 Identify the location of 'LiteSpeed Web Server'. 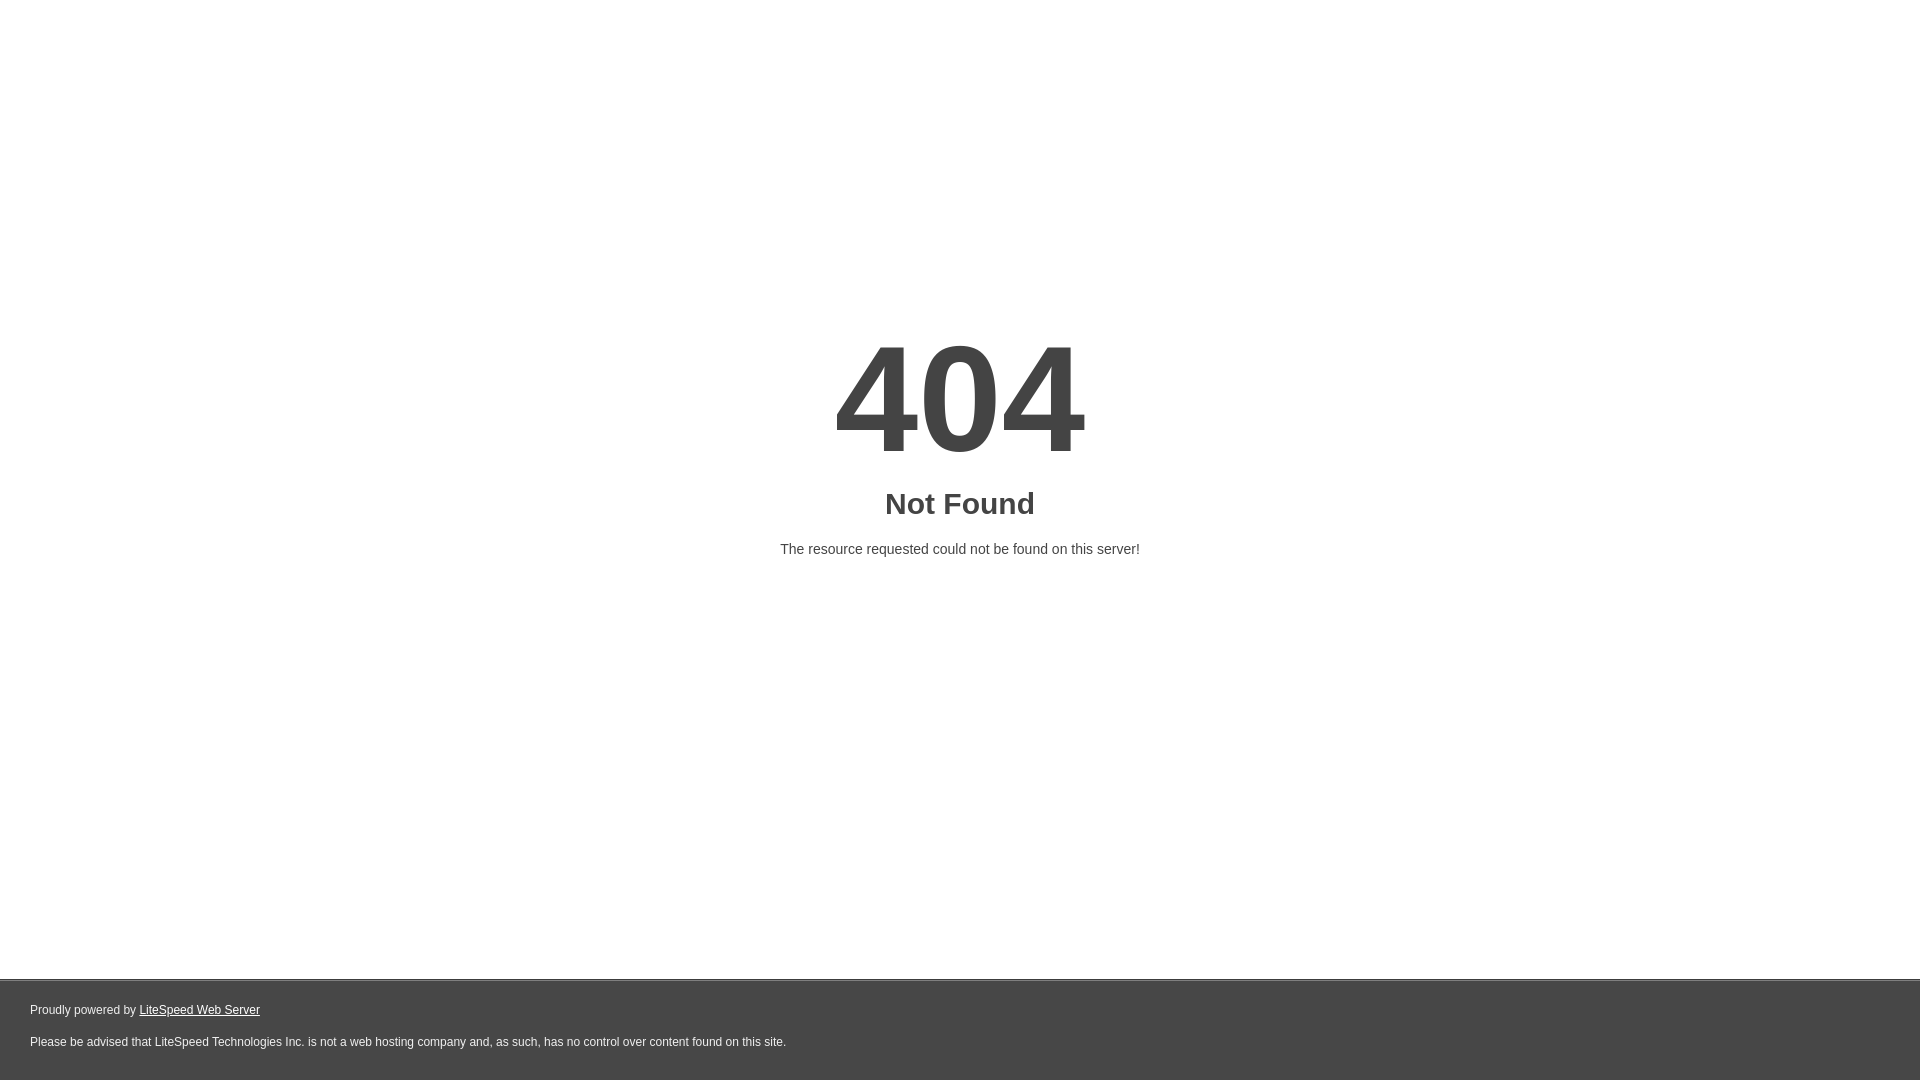
(199, 1010).